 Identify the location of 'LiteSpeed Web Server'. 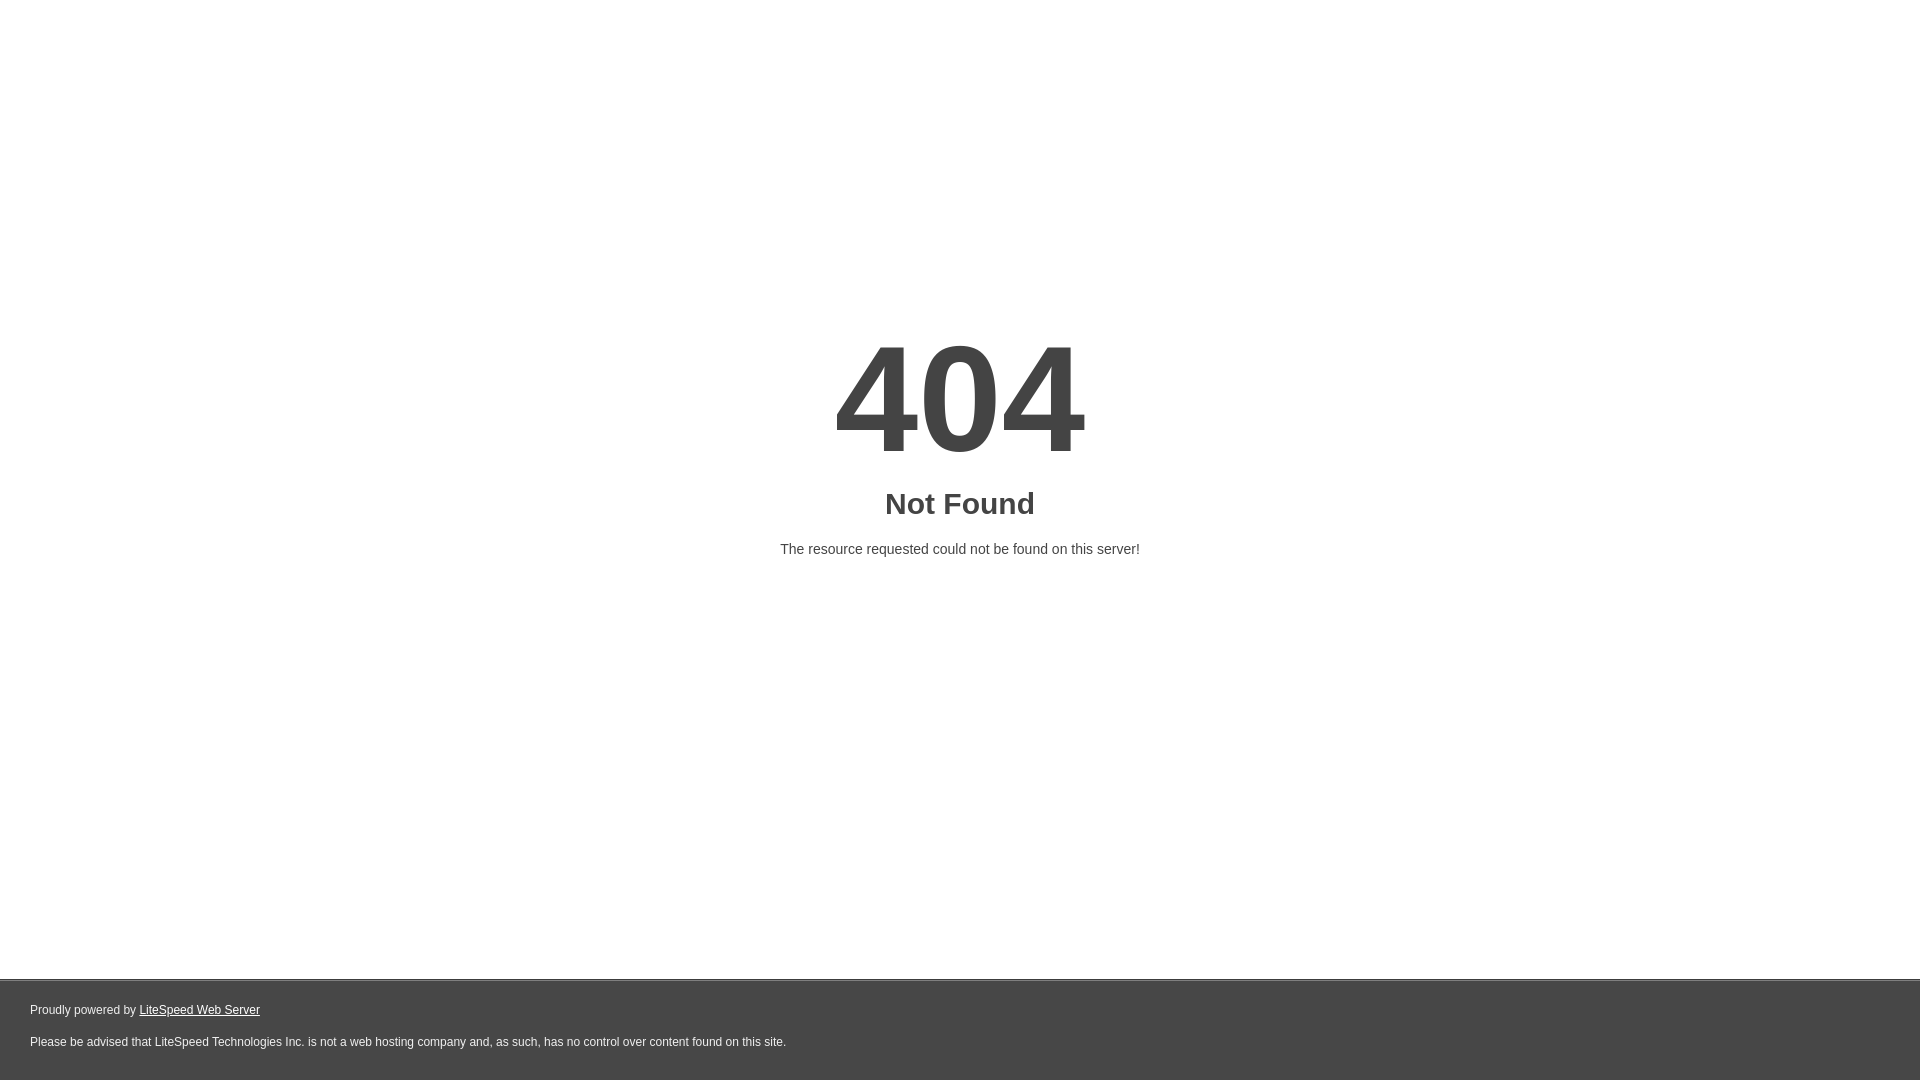
(199, 1010).